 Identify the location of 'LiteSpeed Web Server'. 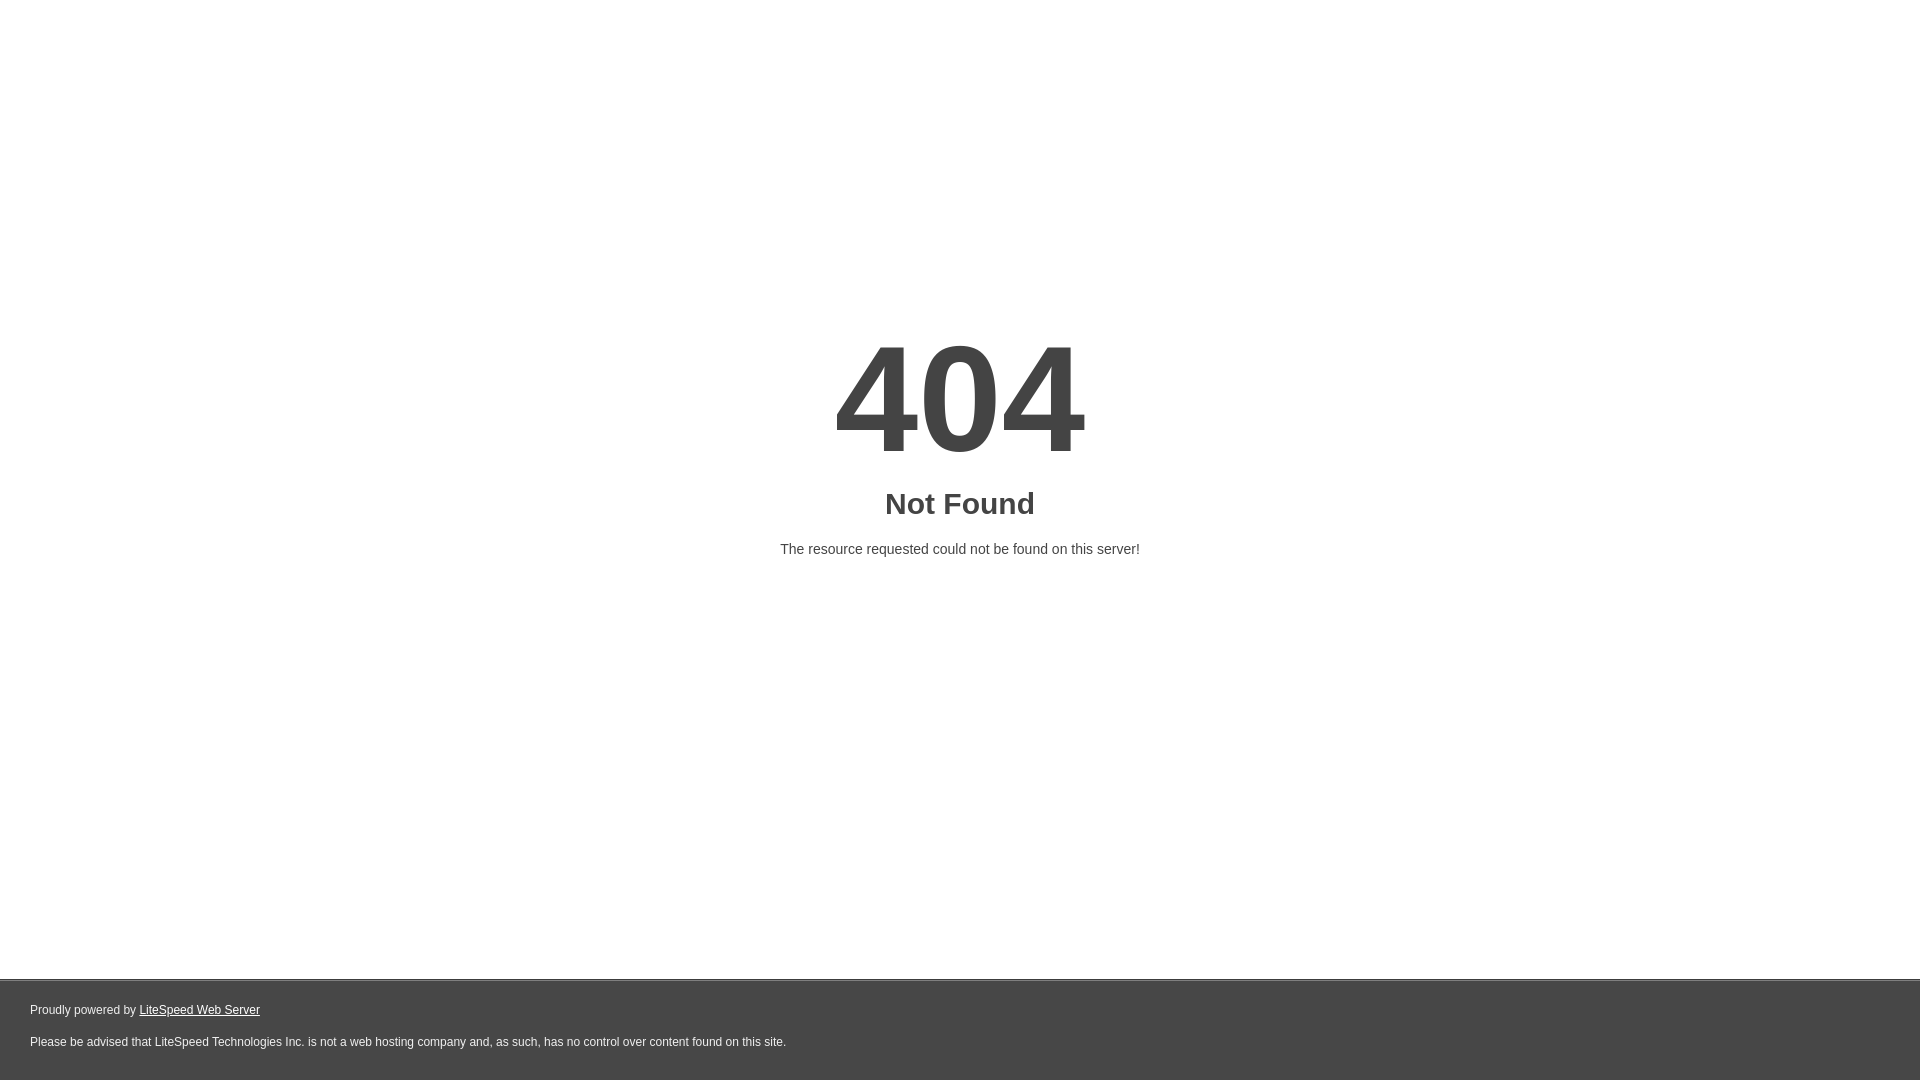
(199, 1010).